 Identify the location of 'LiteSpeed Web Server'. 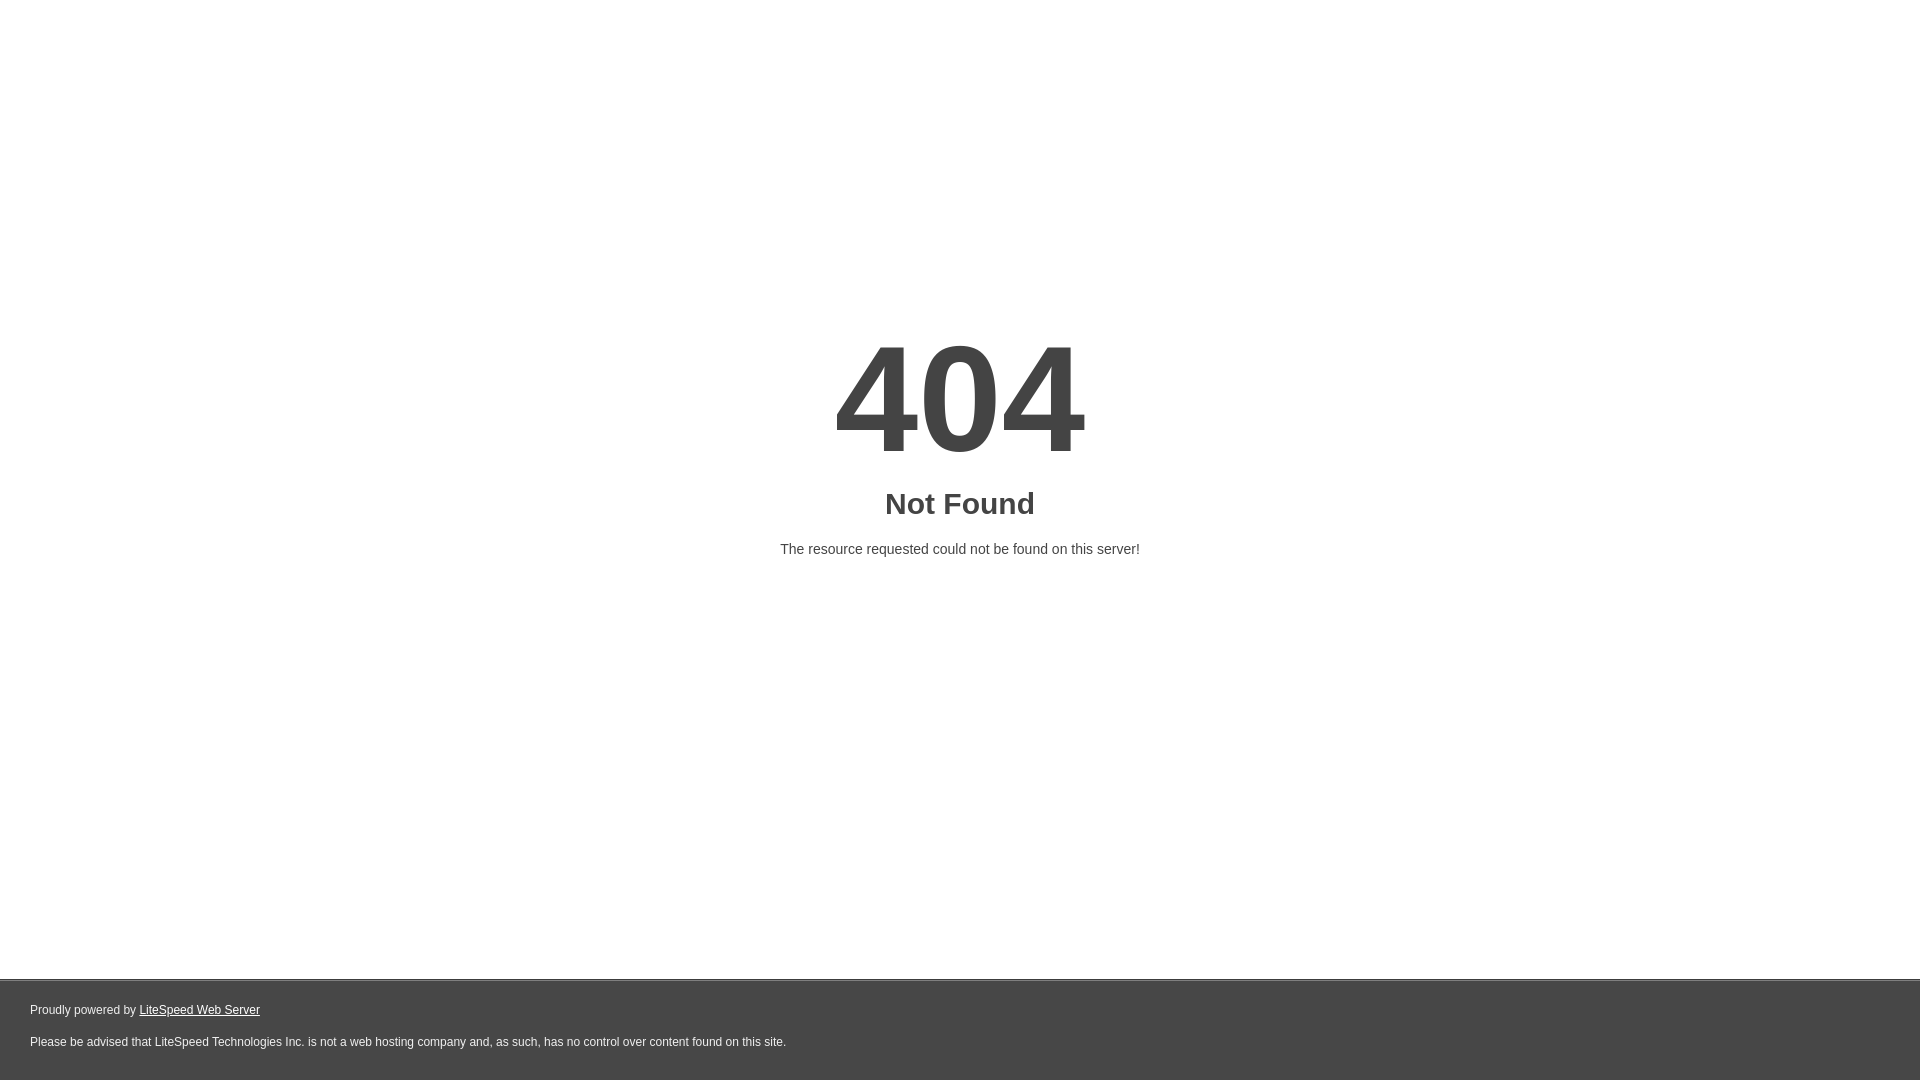
(199, 1010).